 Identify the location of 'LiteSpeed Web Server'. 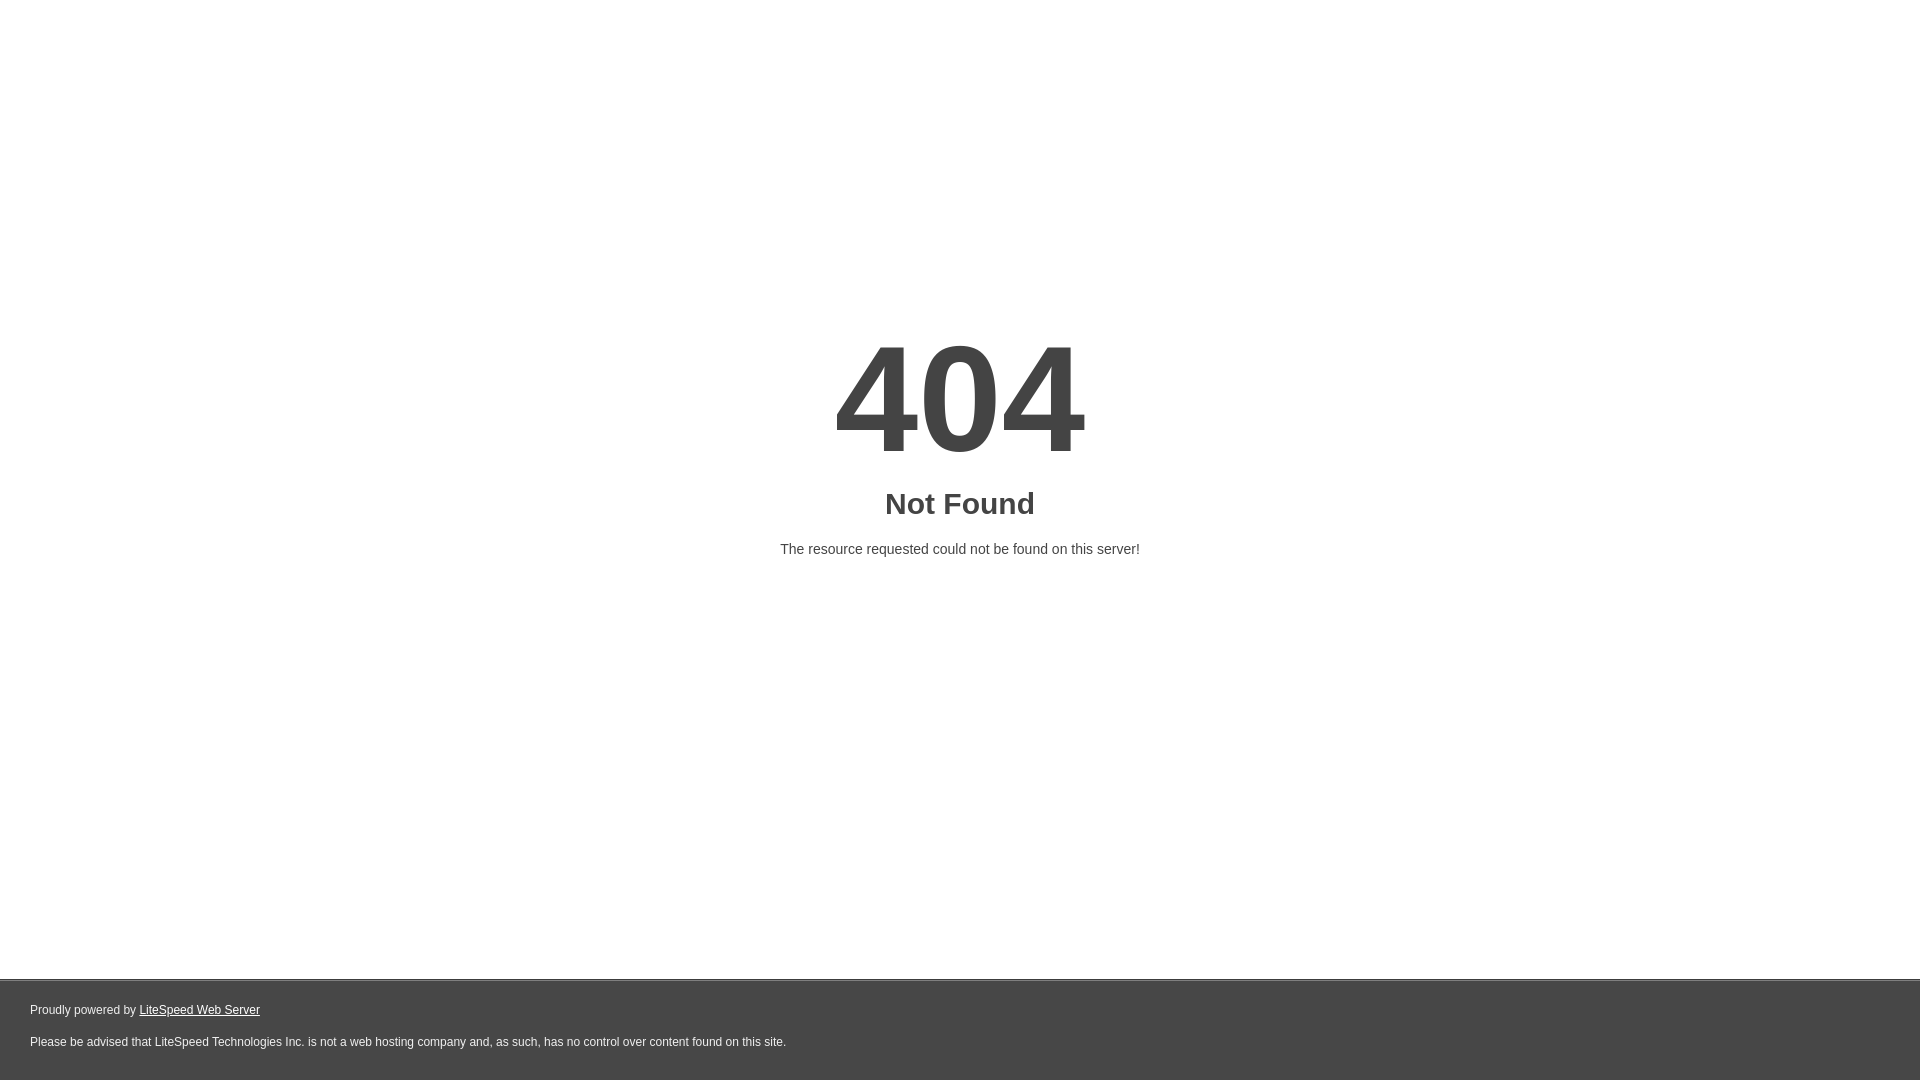
(199, 1010).